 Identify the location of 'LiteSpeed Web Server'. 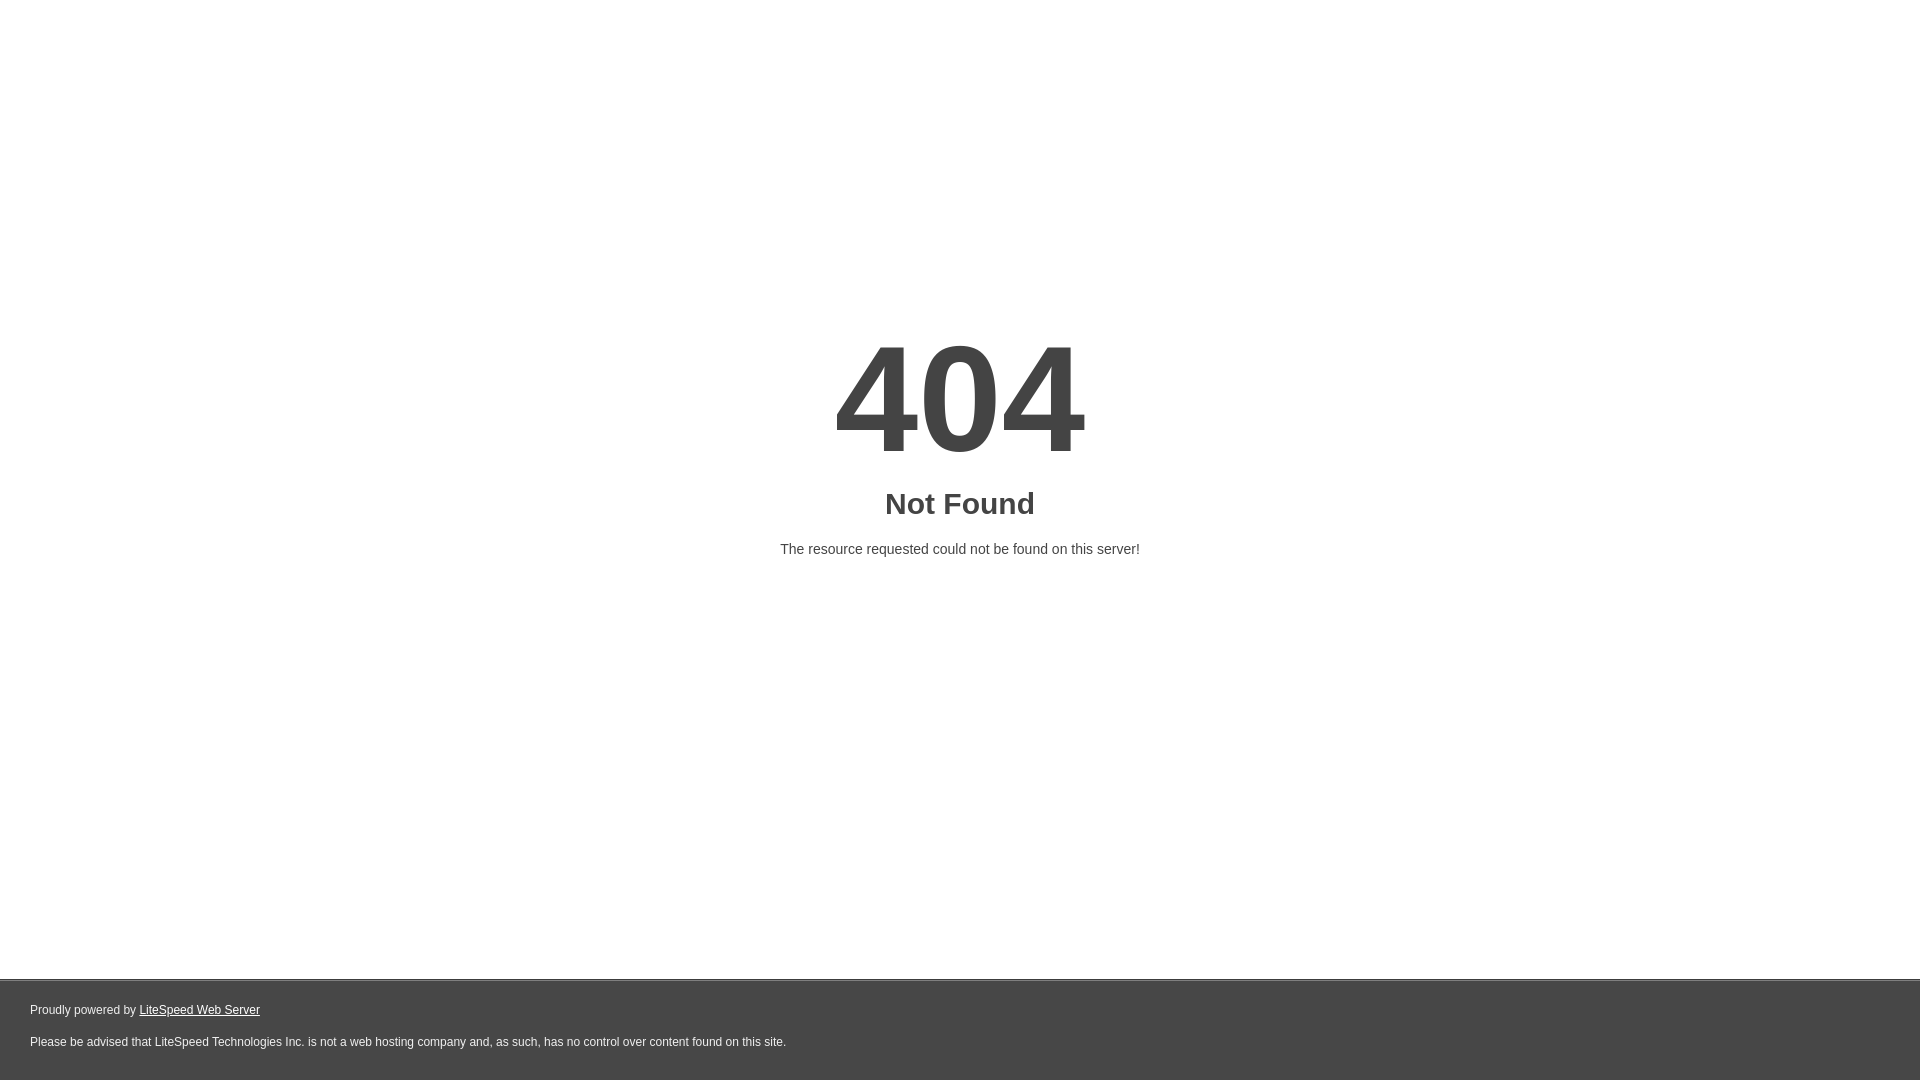
(199, 1010).